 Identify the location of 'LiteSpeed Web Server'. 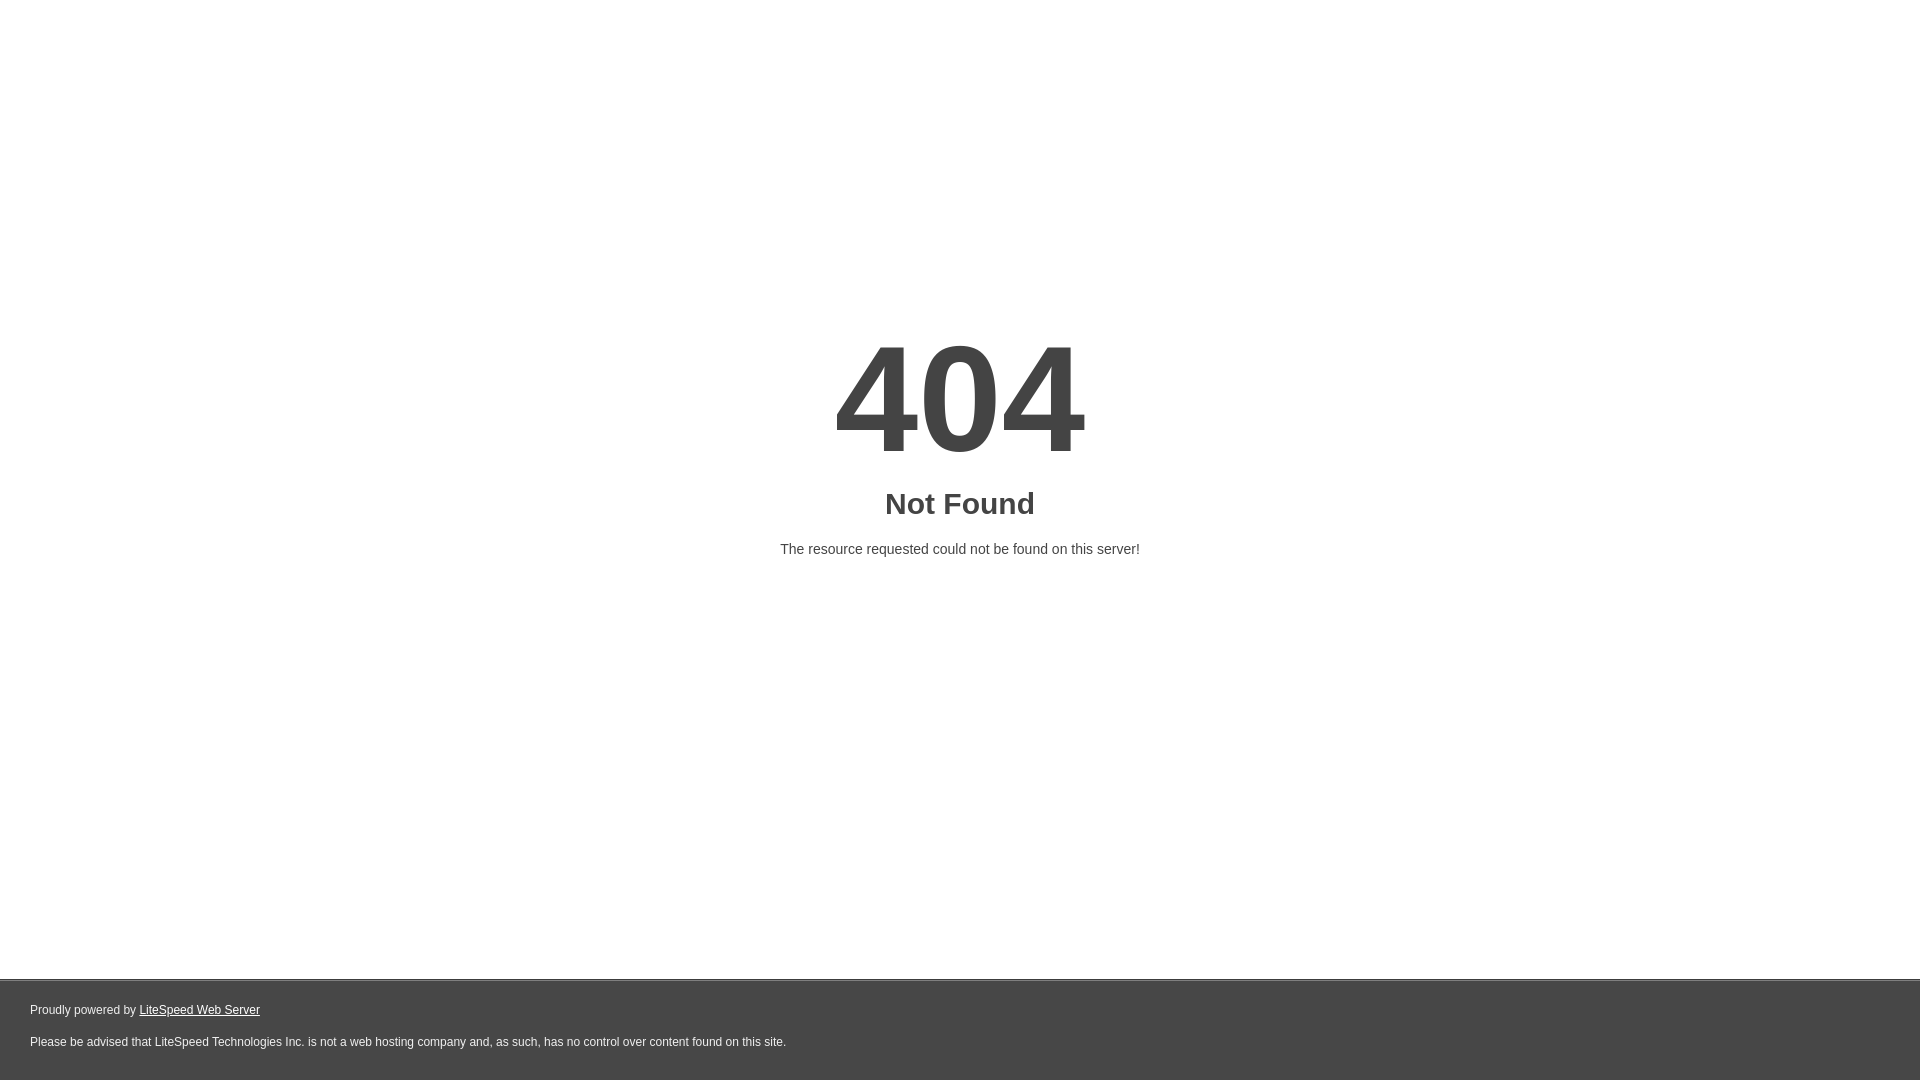
(199, 1010).